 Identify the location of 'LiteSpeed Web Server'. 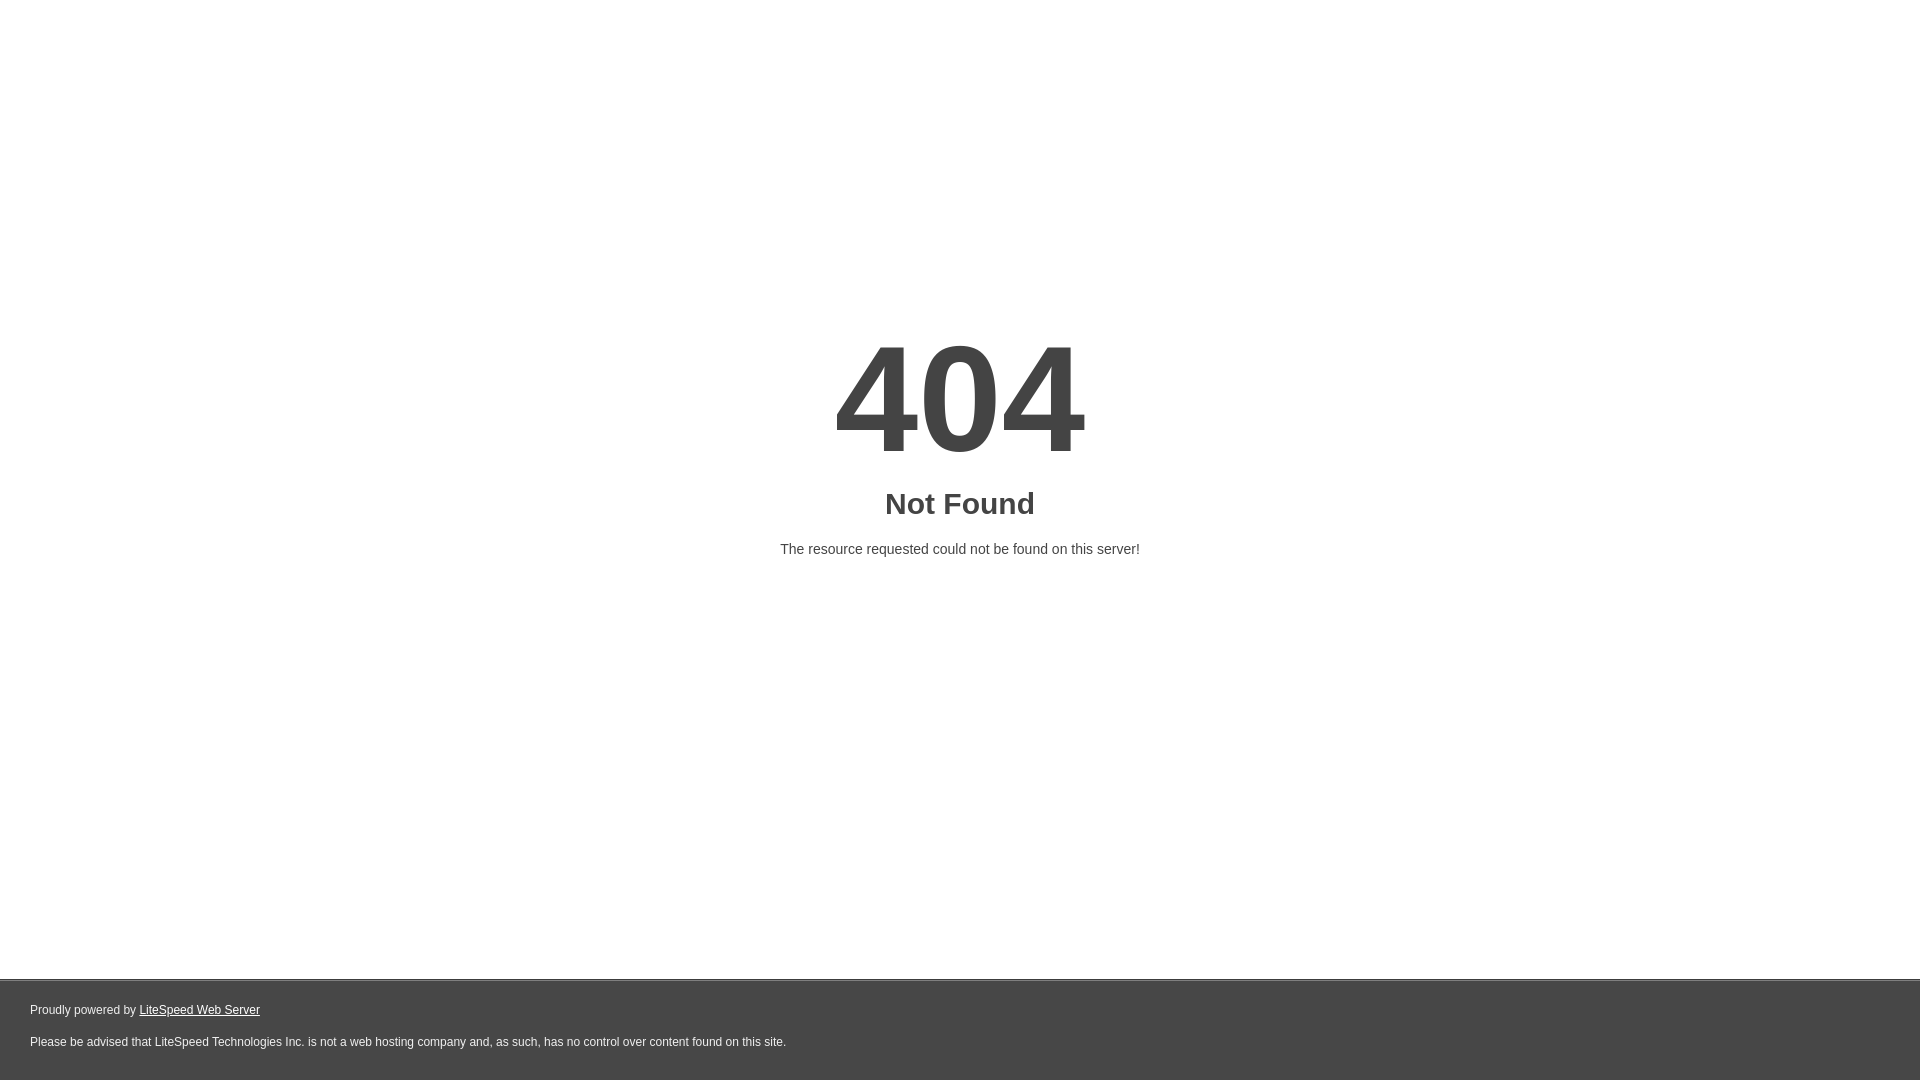
(199, 1010).